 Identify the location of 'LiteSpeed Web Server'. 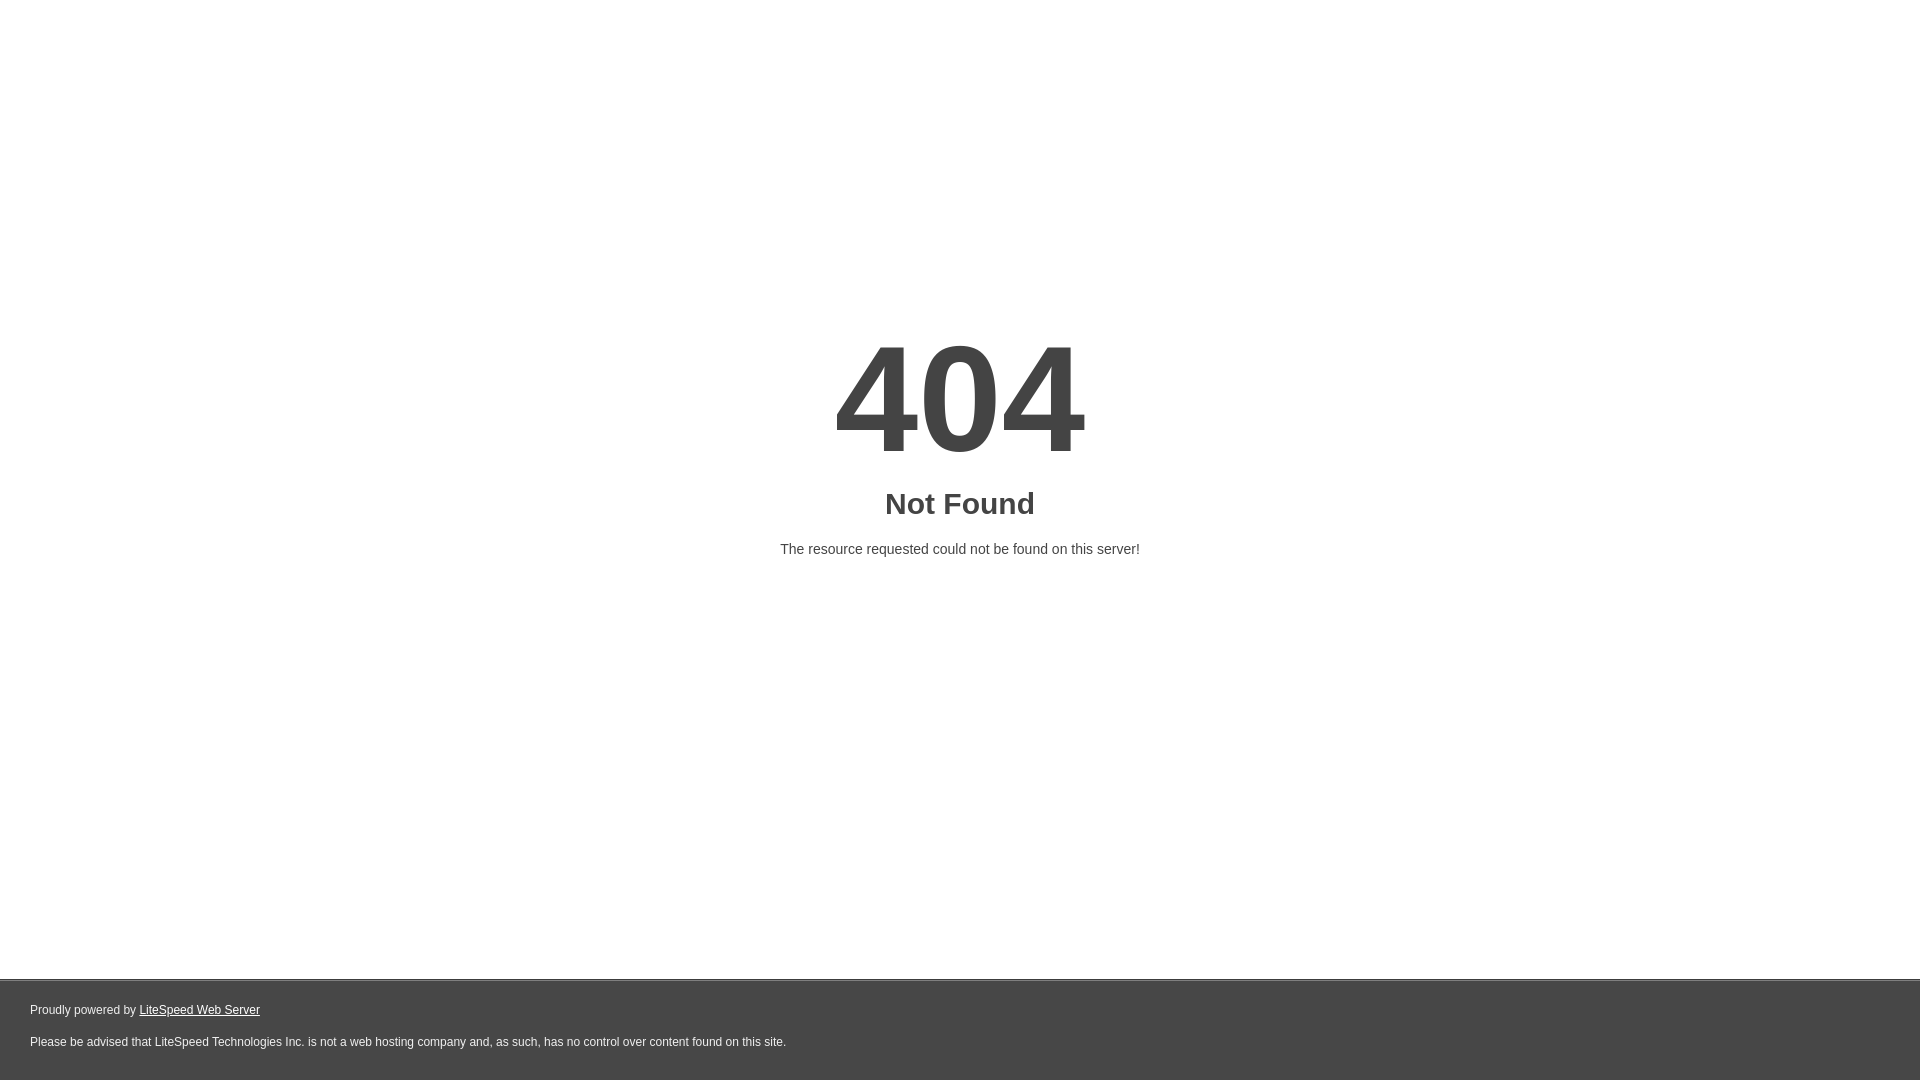
(199, 1010).